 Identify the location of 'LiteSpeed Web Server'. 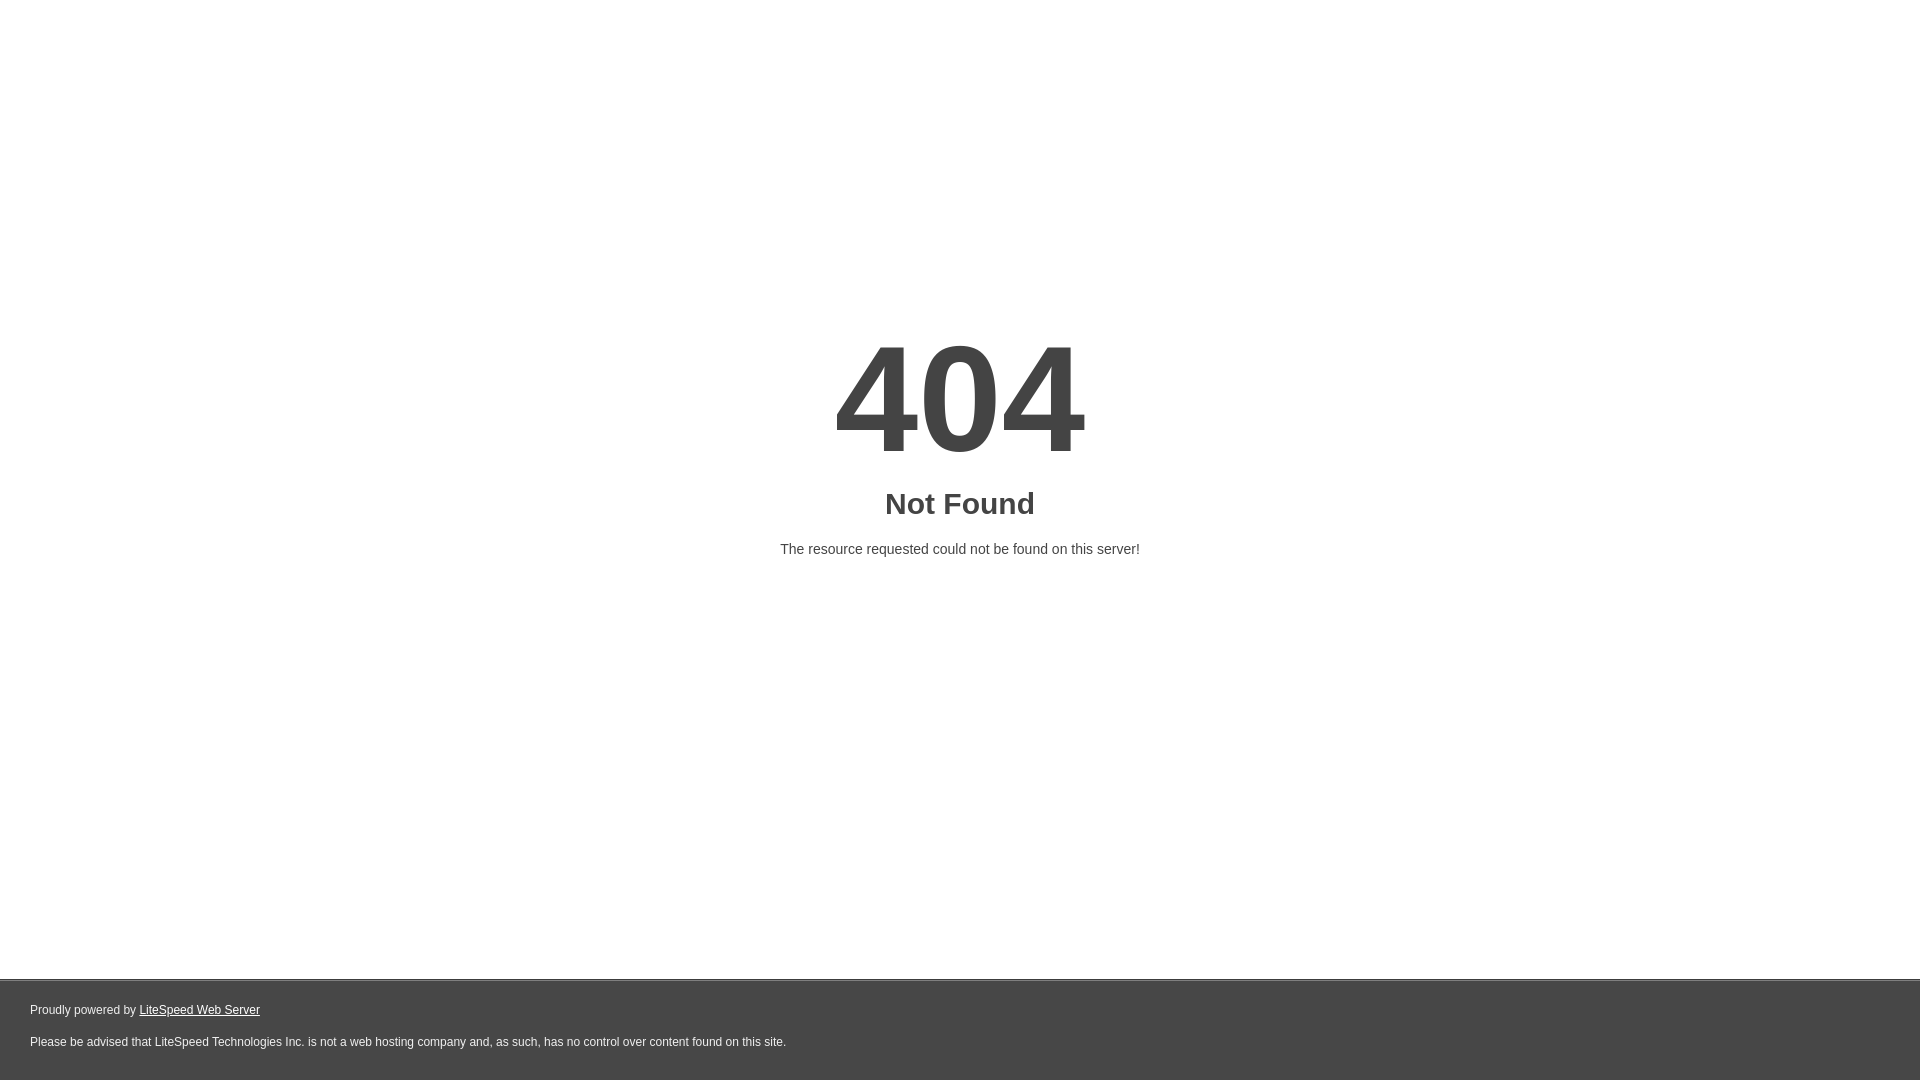
(199, 1010).